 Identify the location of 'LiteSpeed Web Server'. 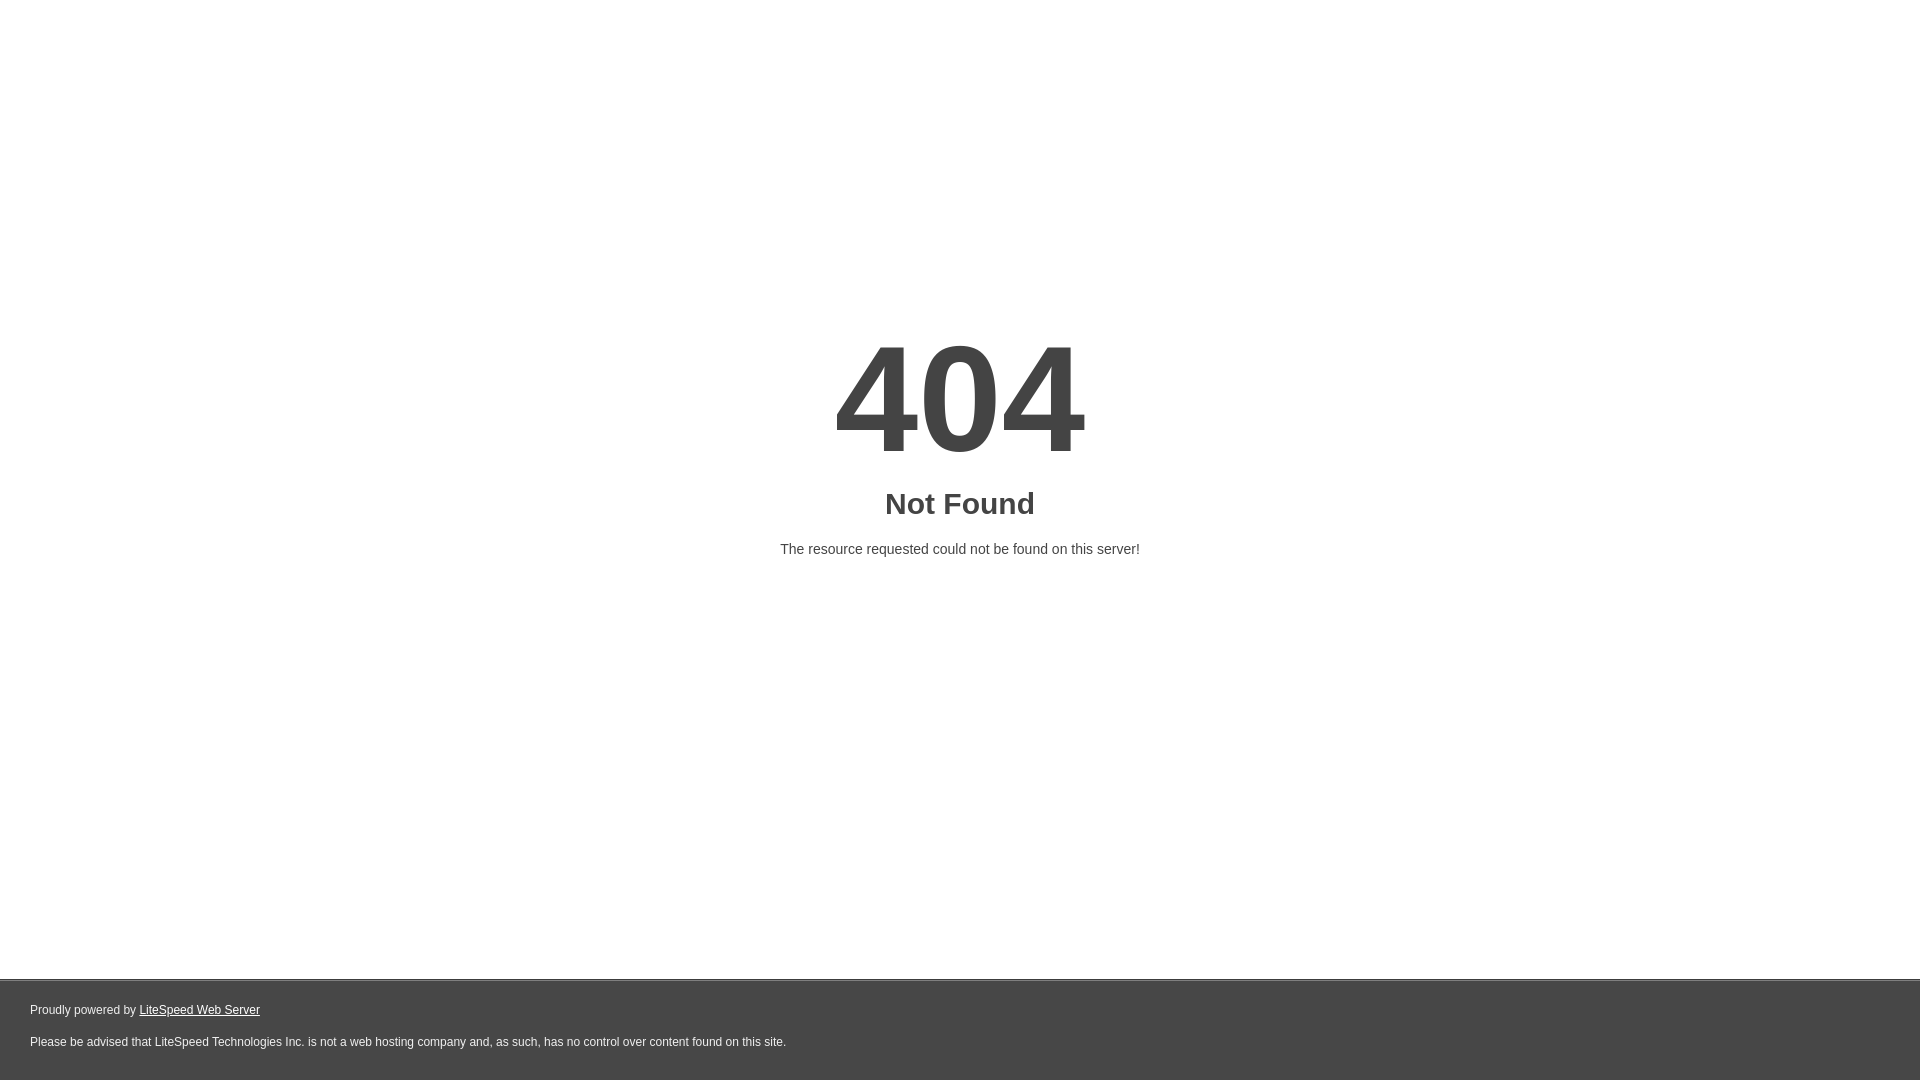
(199, 1010).